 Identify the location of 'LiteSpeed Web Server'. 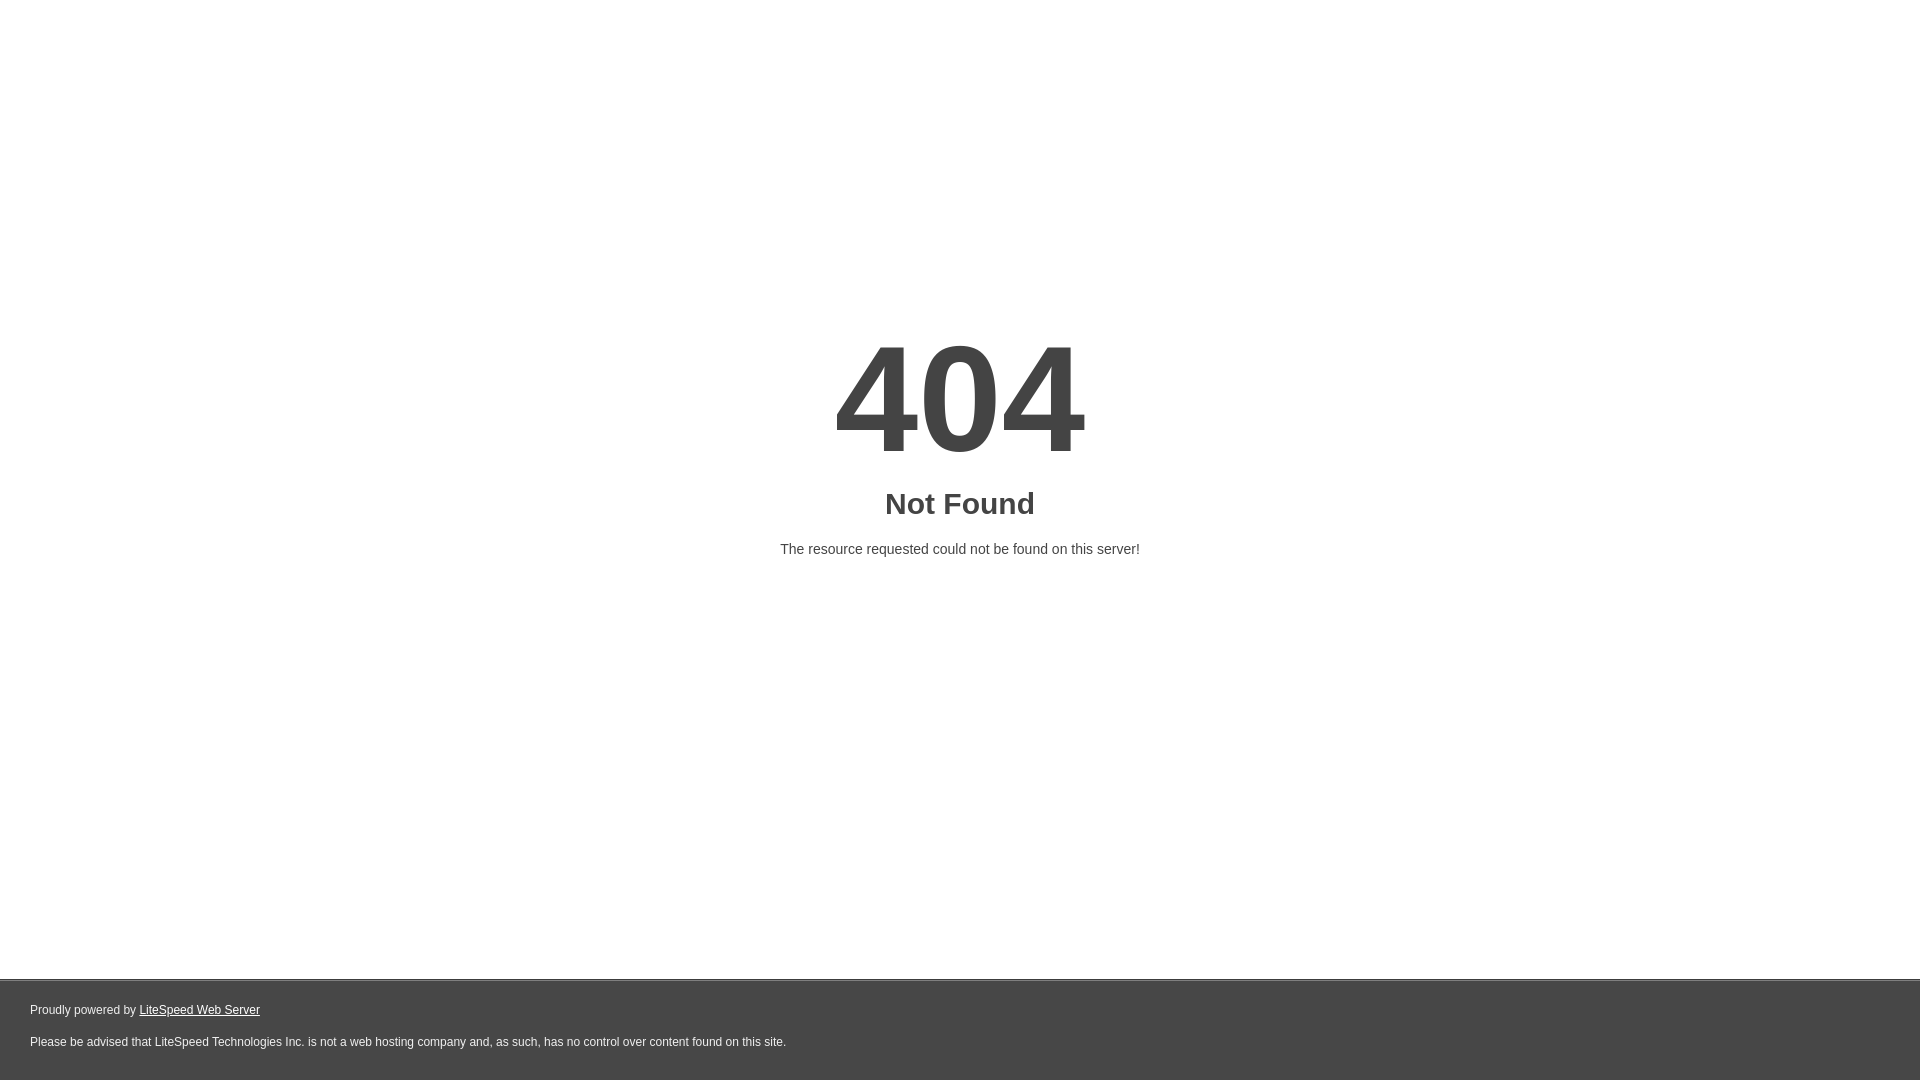
(199, 1010).